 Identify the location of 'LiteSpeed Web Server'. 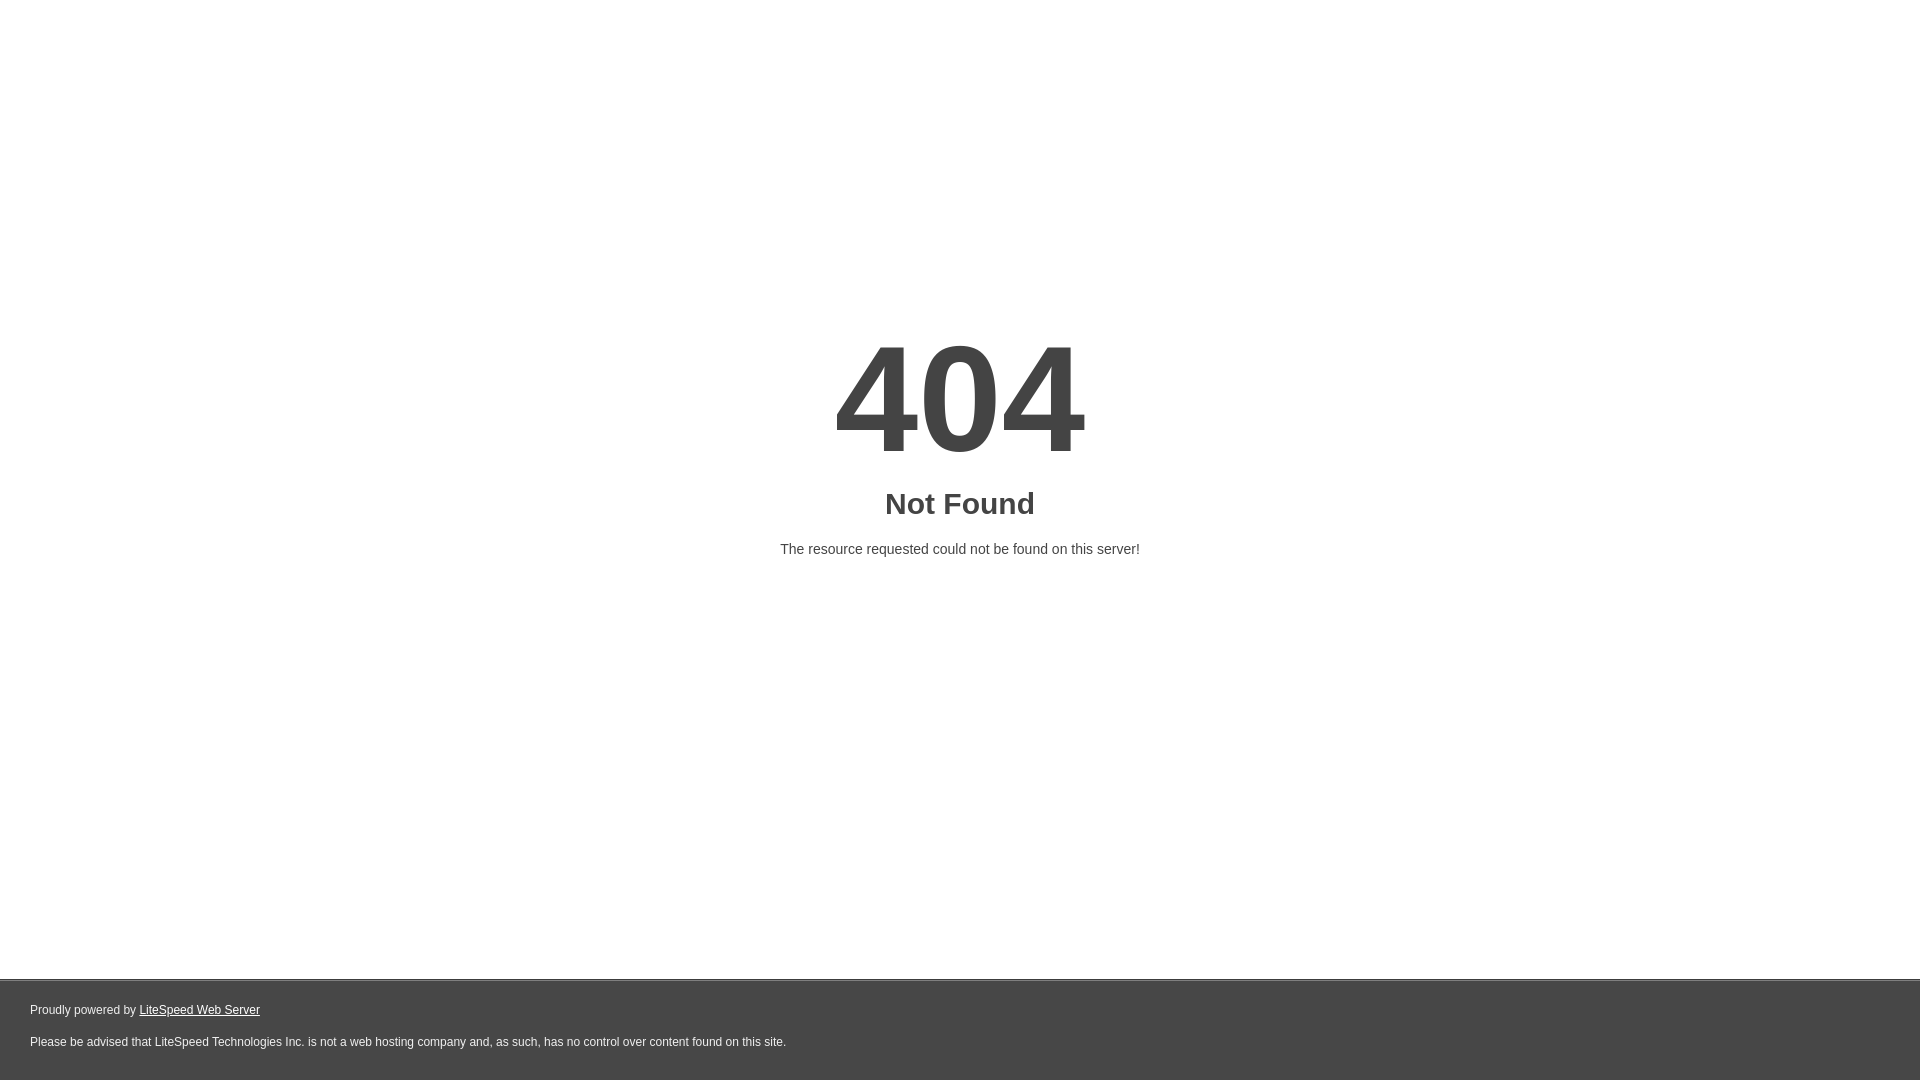
(199, 1010).